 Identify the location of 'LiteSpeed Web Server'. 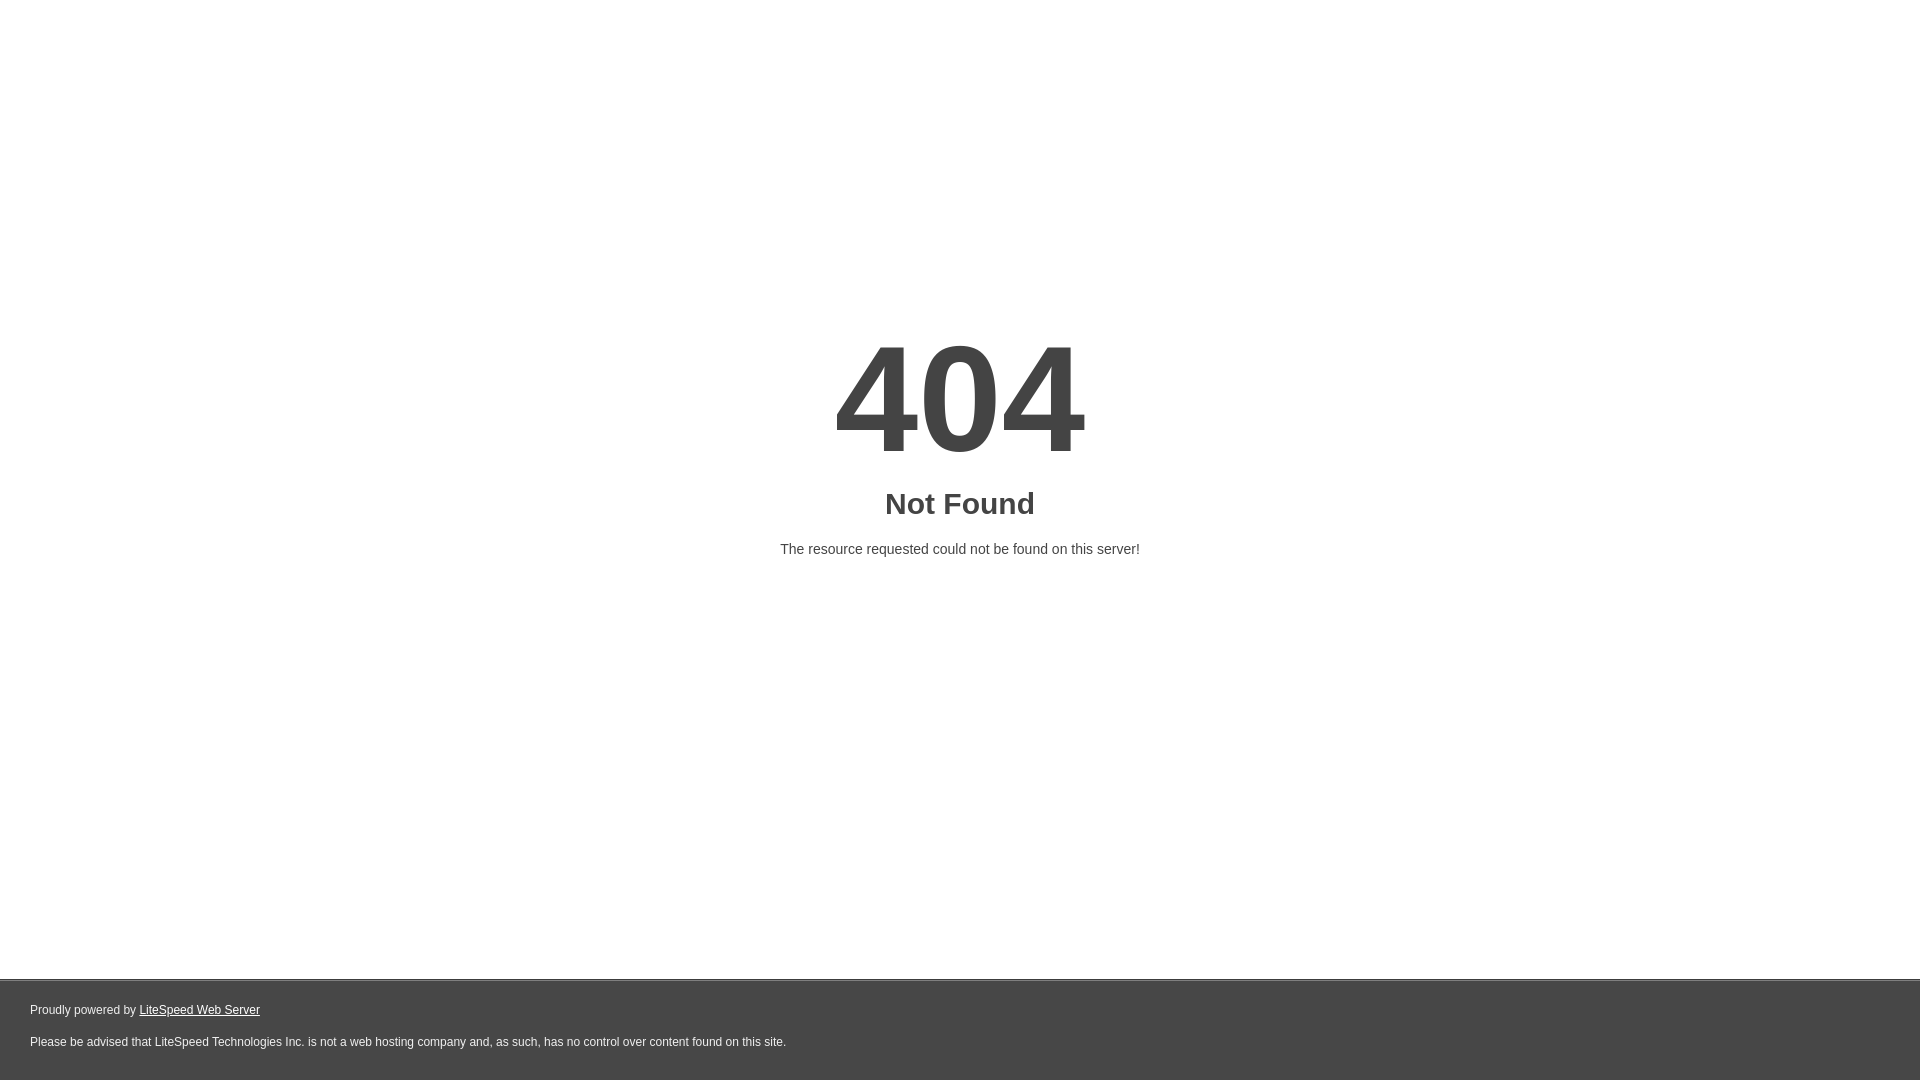
(199, 1010).